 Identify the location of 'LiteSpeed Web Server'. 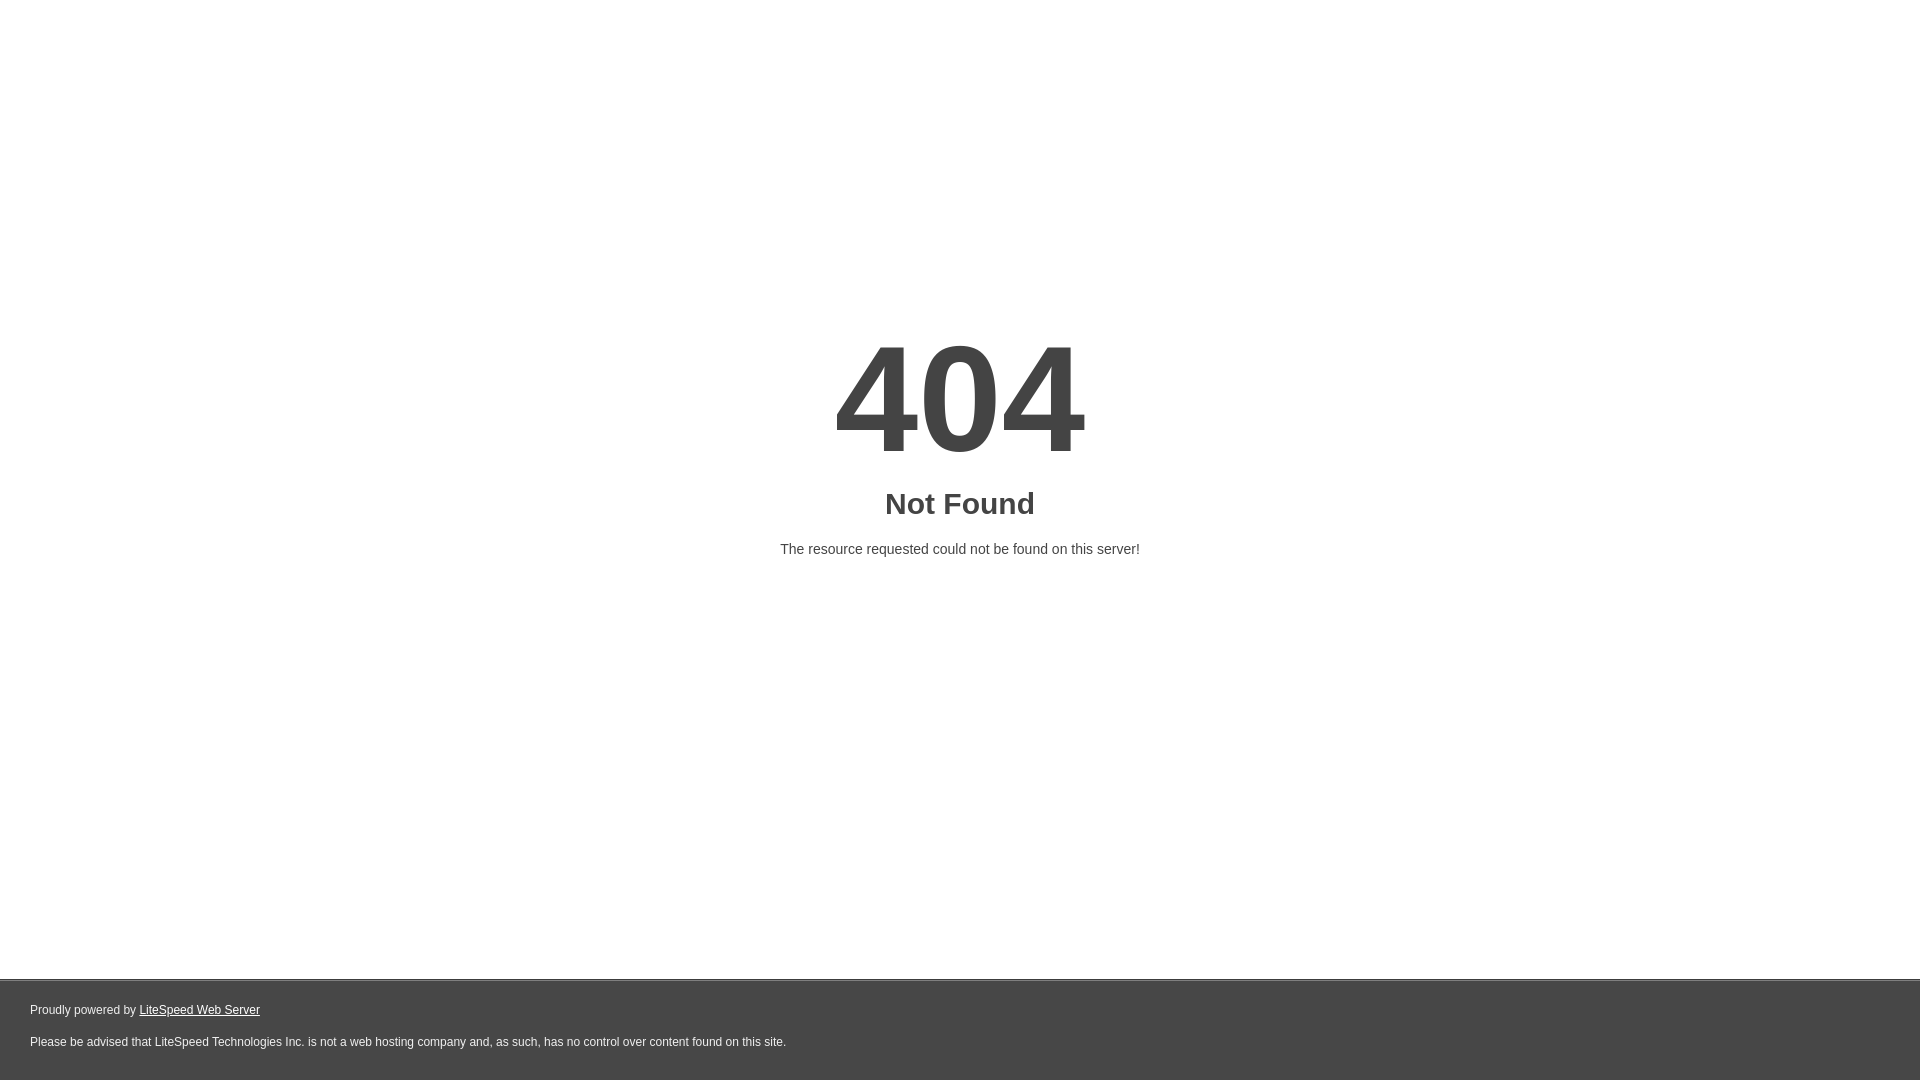
(199, 1010).